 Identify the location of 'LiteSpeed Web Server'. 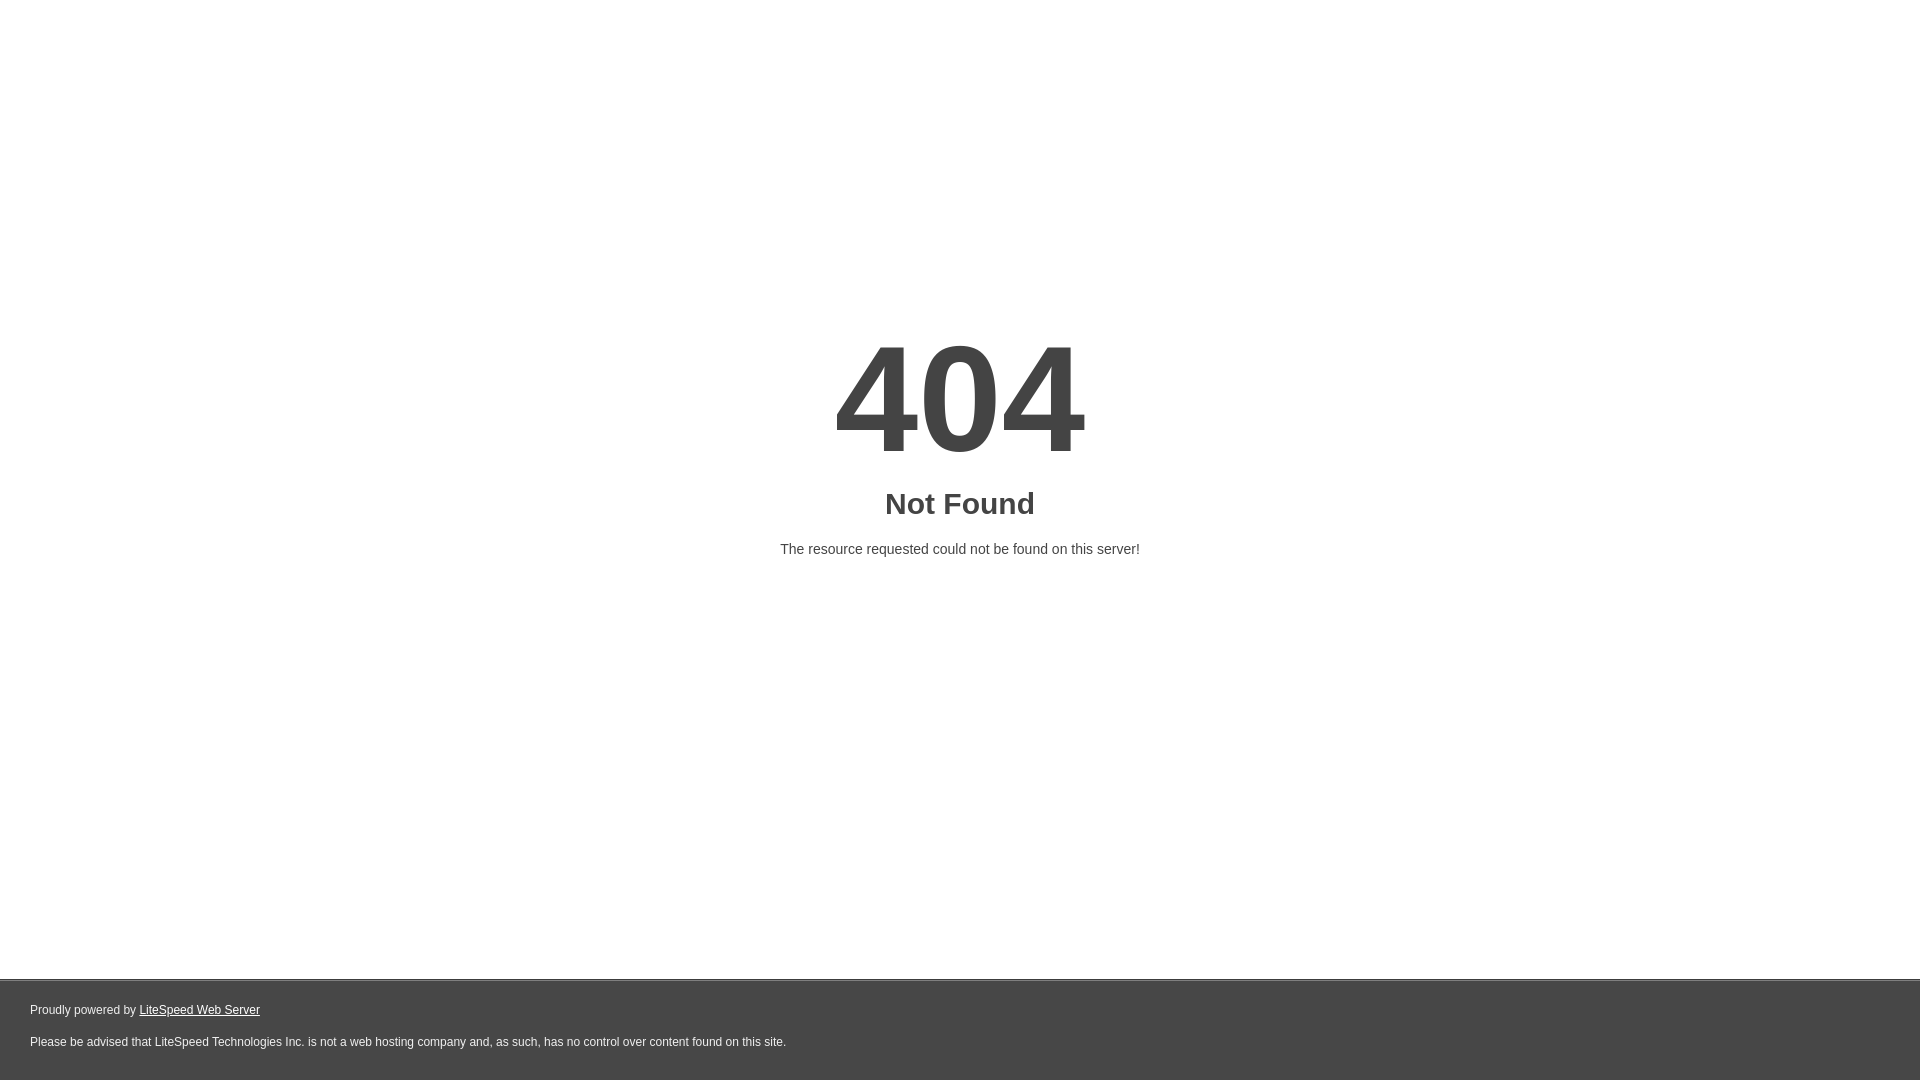
(199, 1010).